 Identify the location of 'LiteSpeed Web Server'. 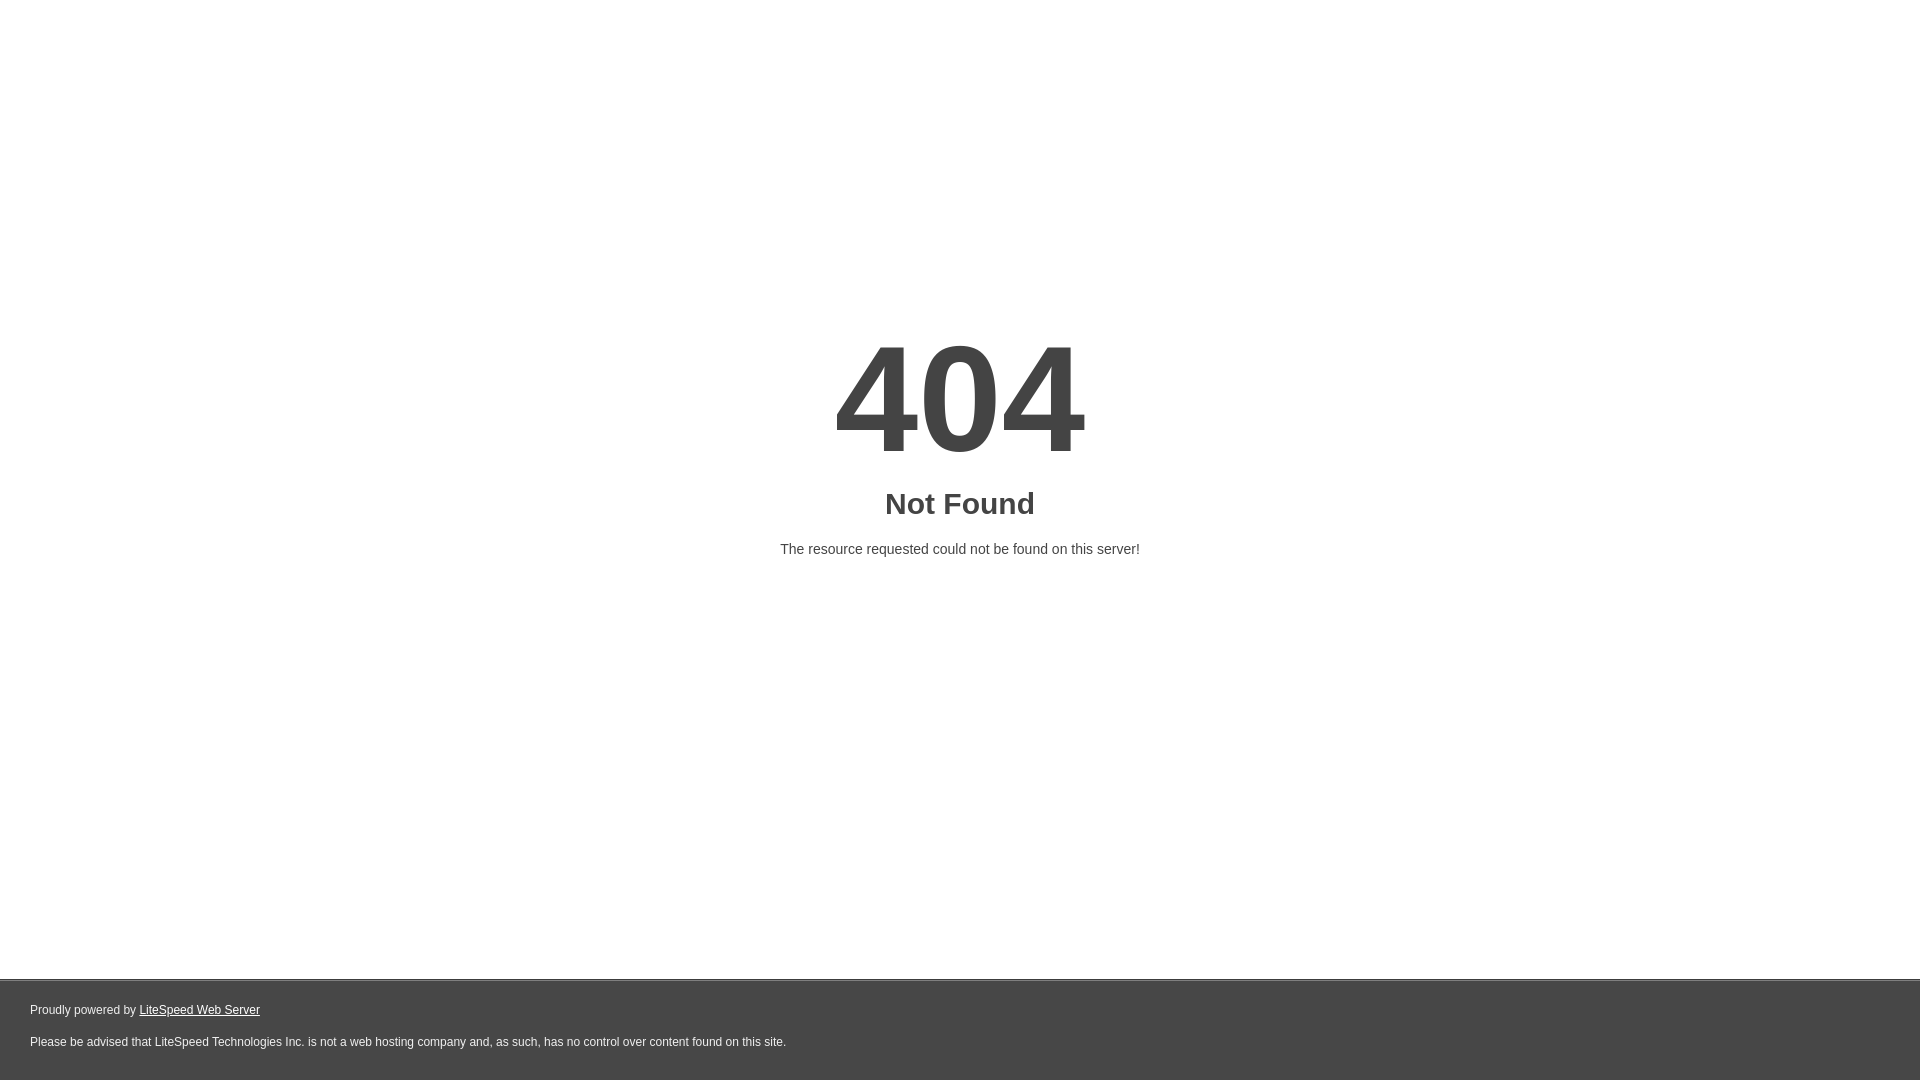
(199, 1010).